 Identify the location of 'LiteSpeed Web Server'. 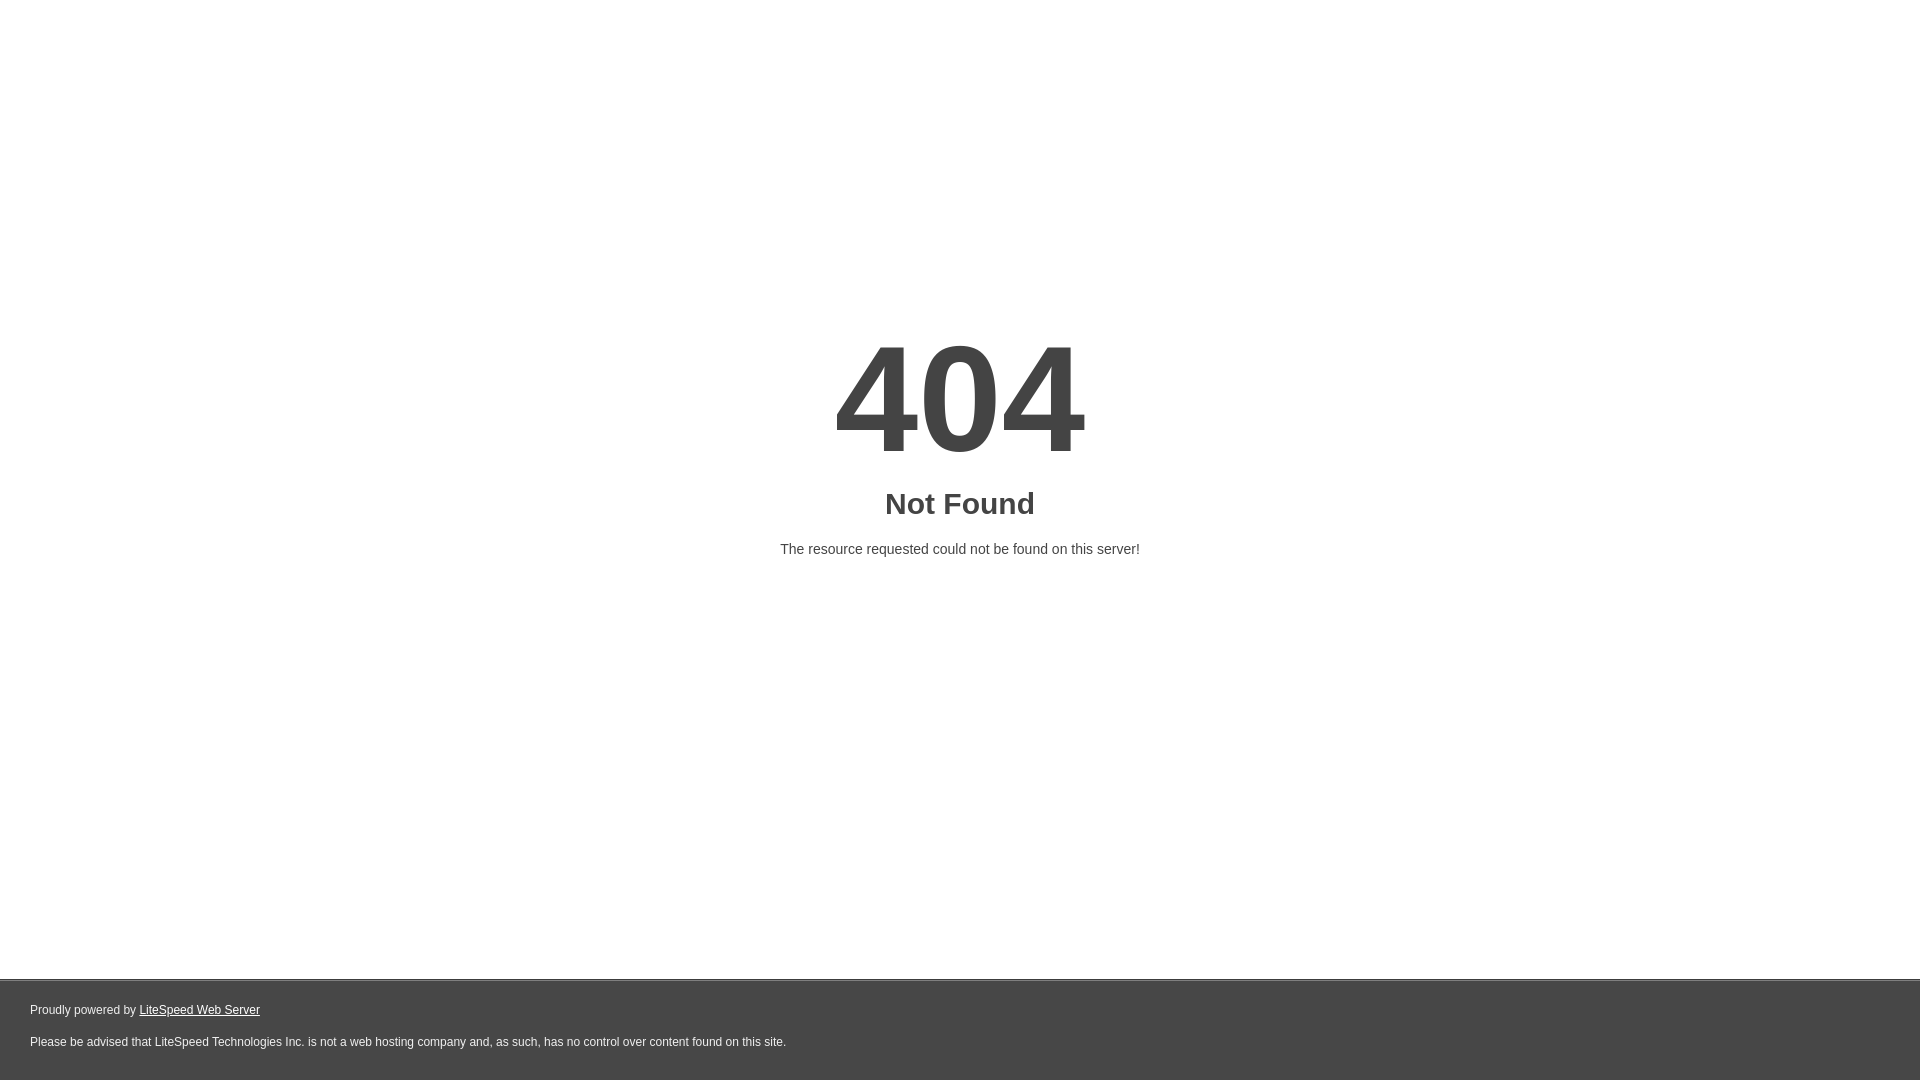
(199, 1010).